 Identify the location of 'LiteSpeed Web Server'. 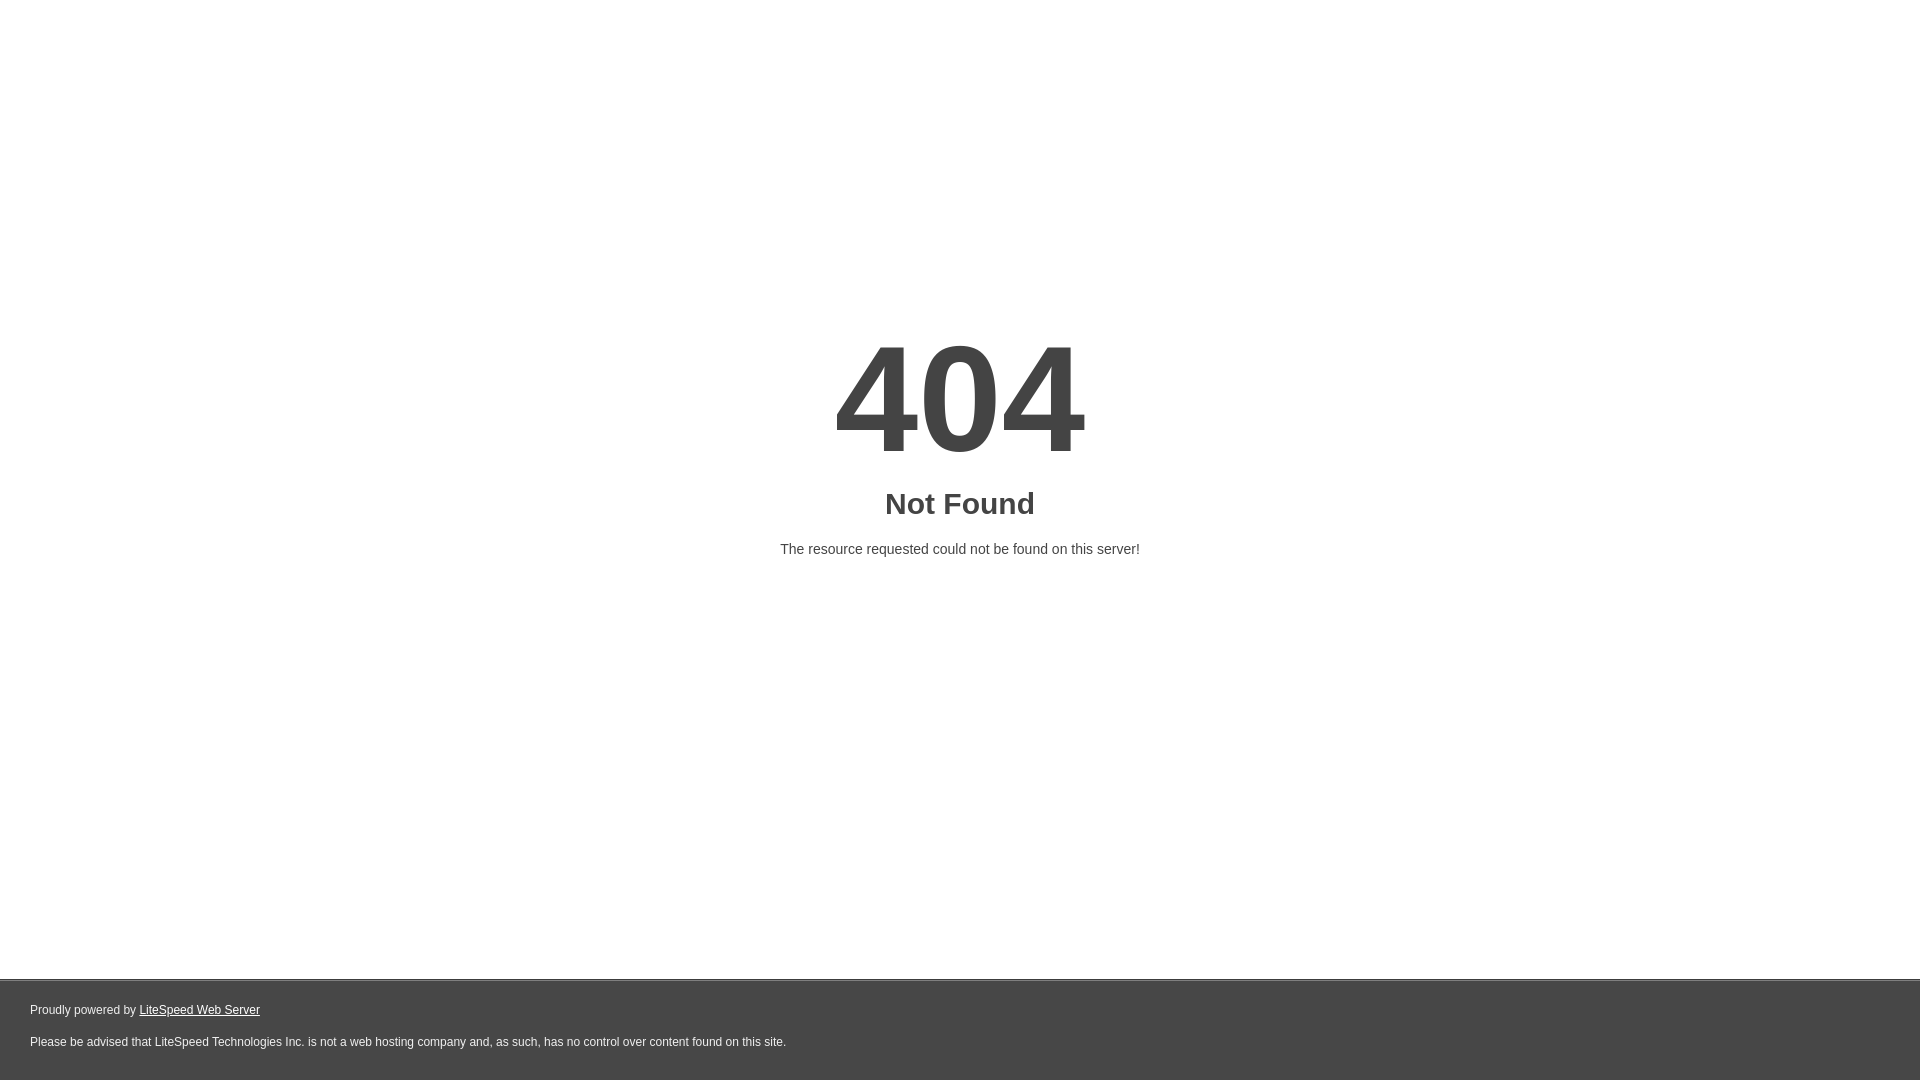
(199, 1010).